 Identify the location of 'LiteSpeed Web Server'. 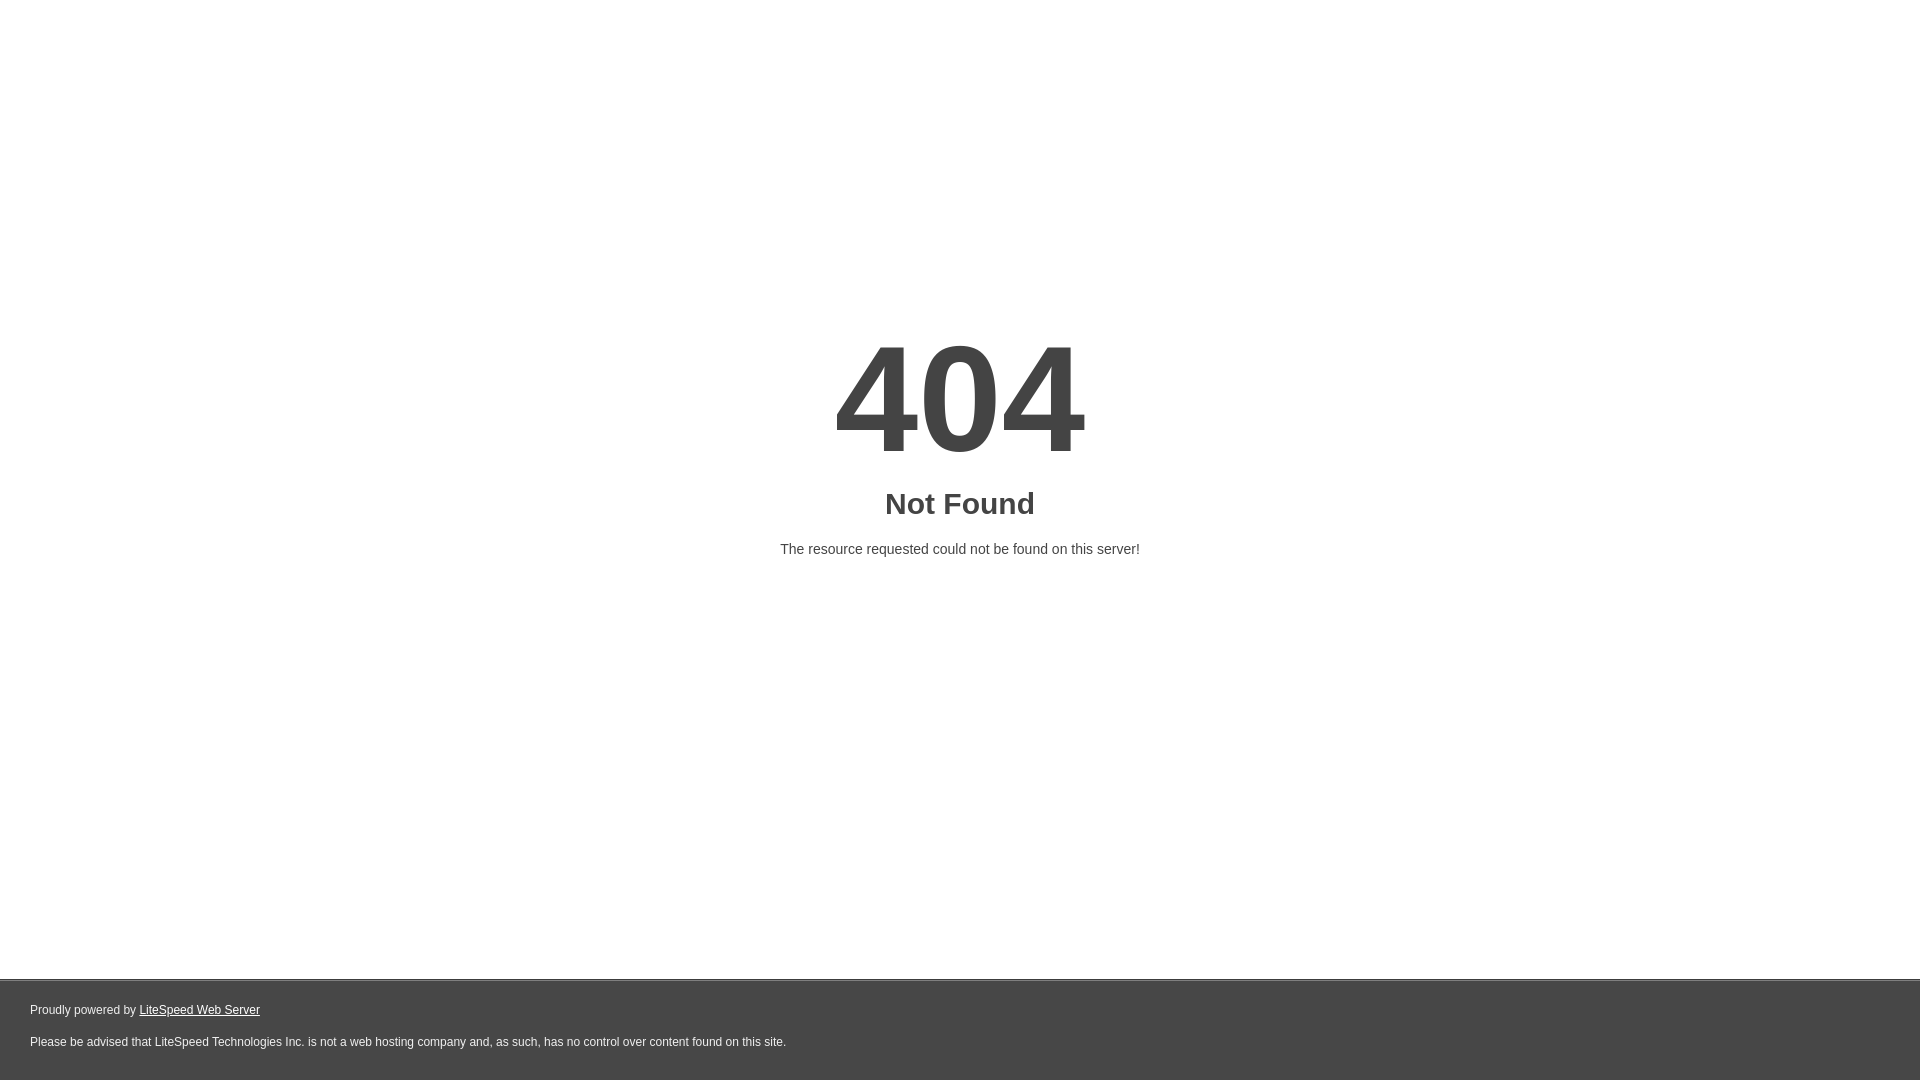
(199, 1010).